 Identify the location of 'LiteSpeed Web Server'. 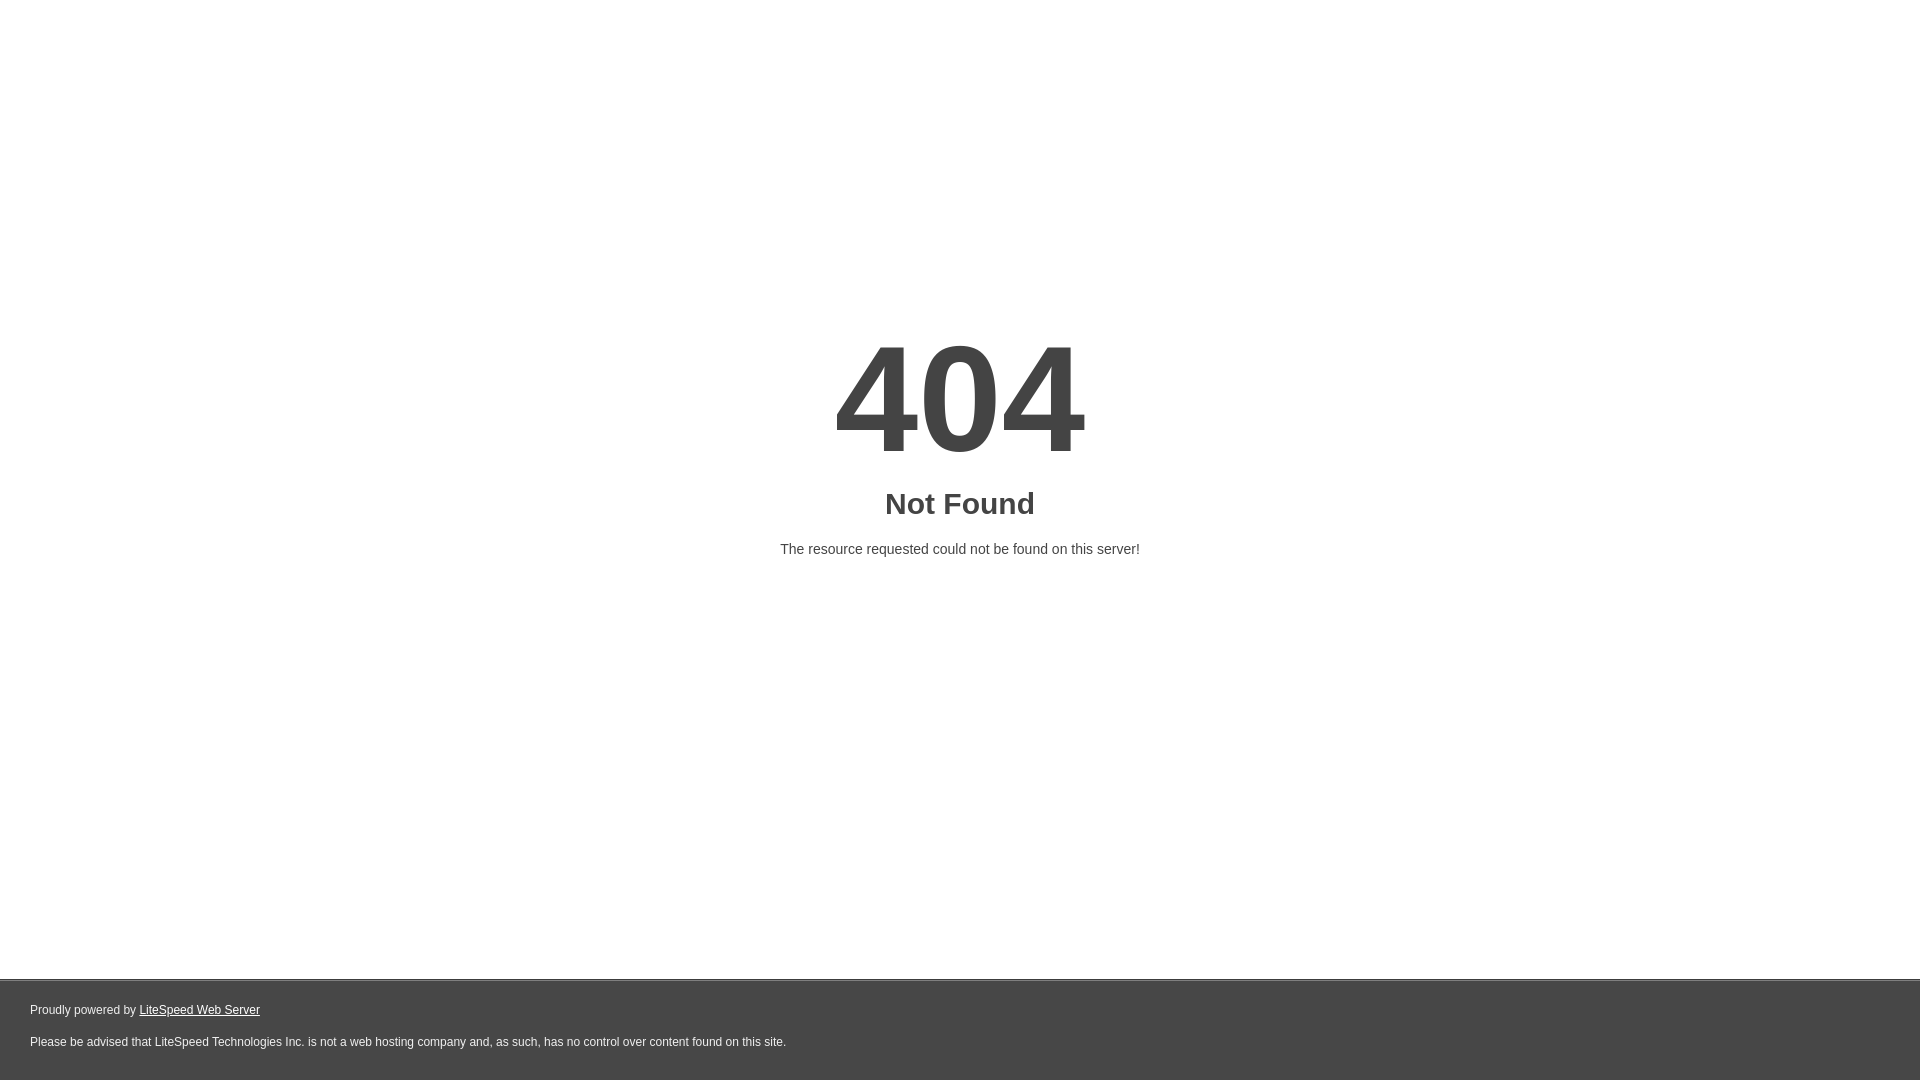
(199, 1010).